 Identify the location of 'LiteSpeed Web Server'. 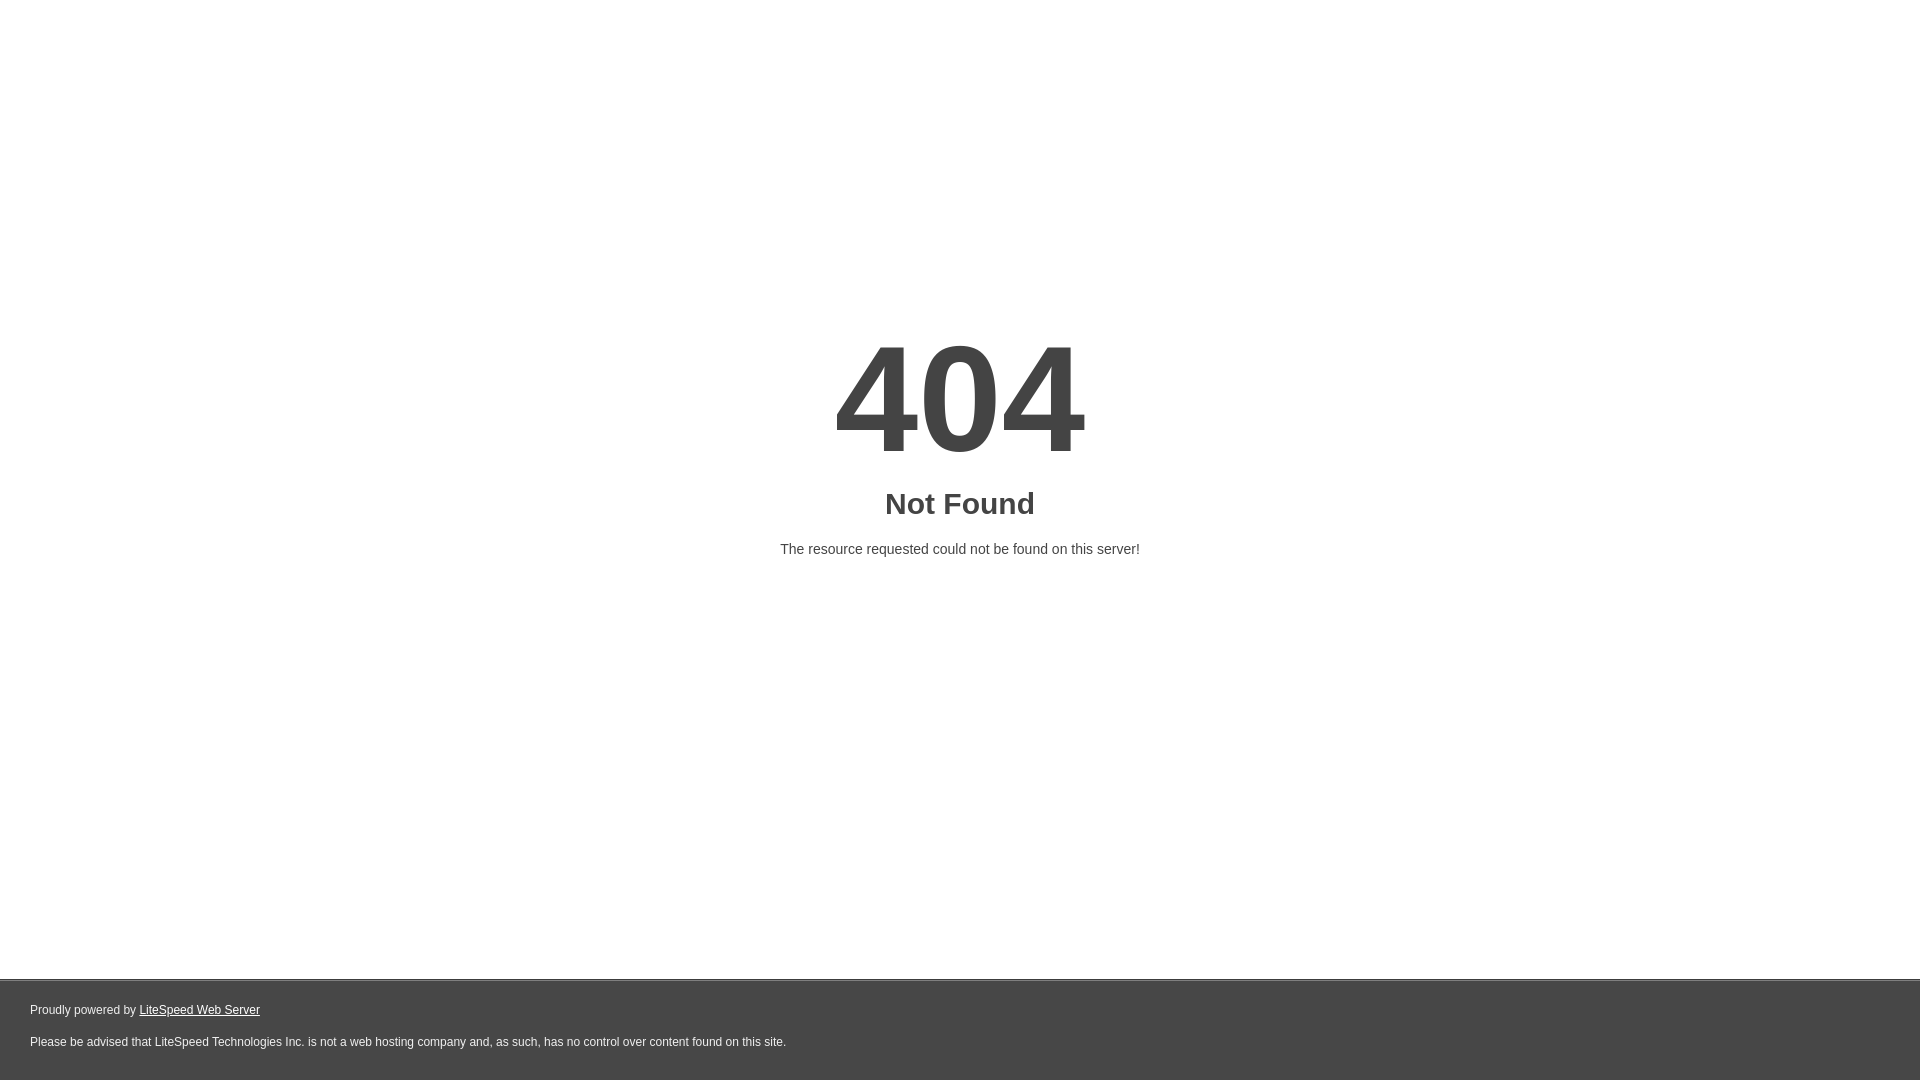
(199, 1010).